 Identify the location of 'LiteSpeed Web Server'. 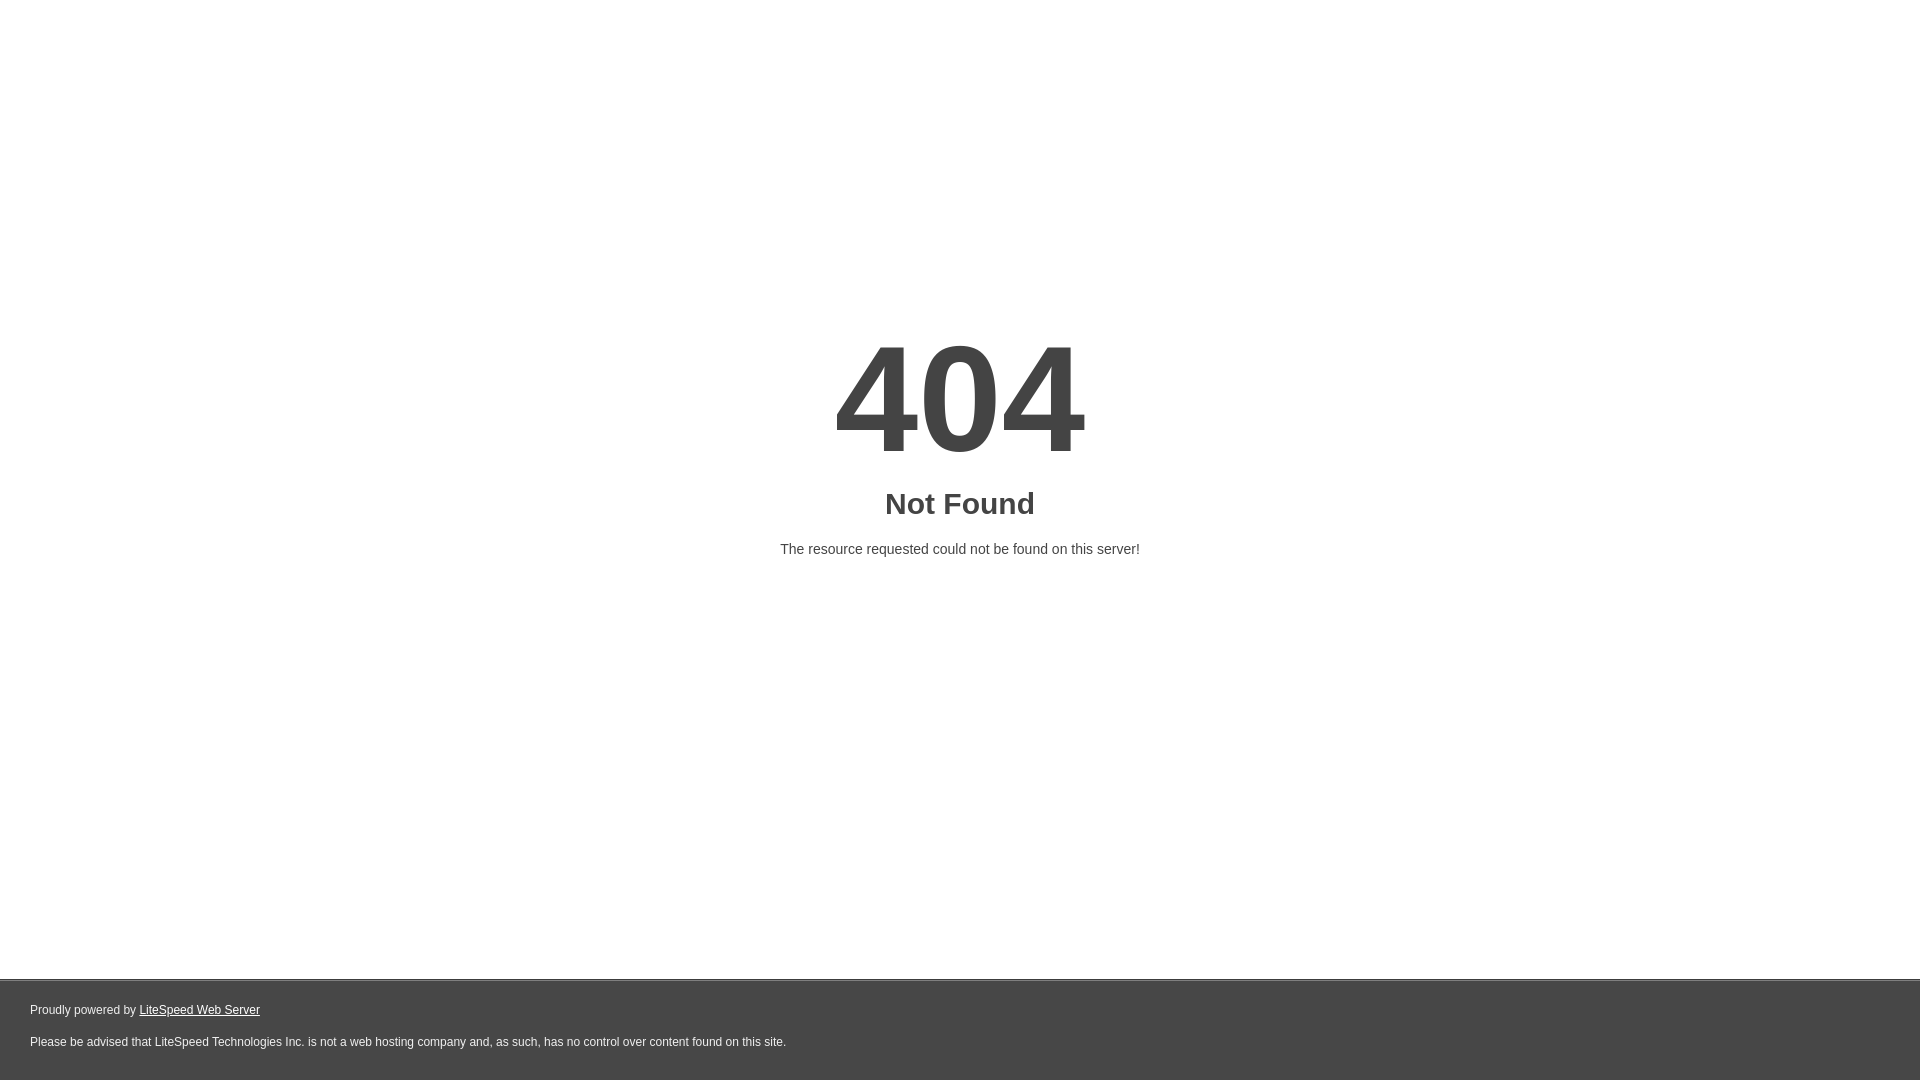
(199, 1010).